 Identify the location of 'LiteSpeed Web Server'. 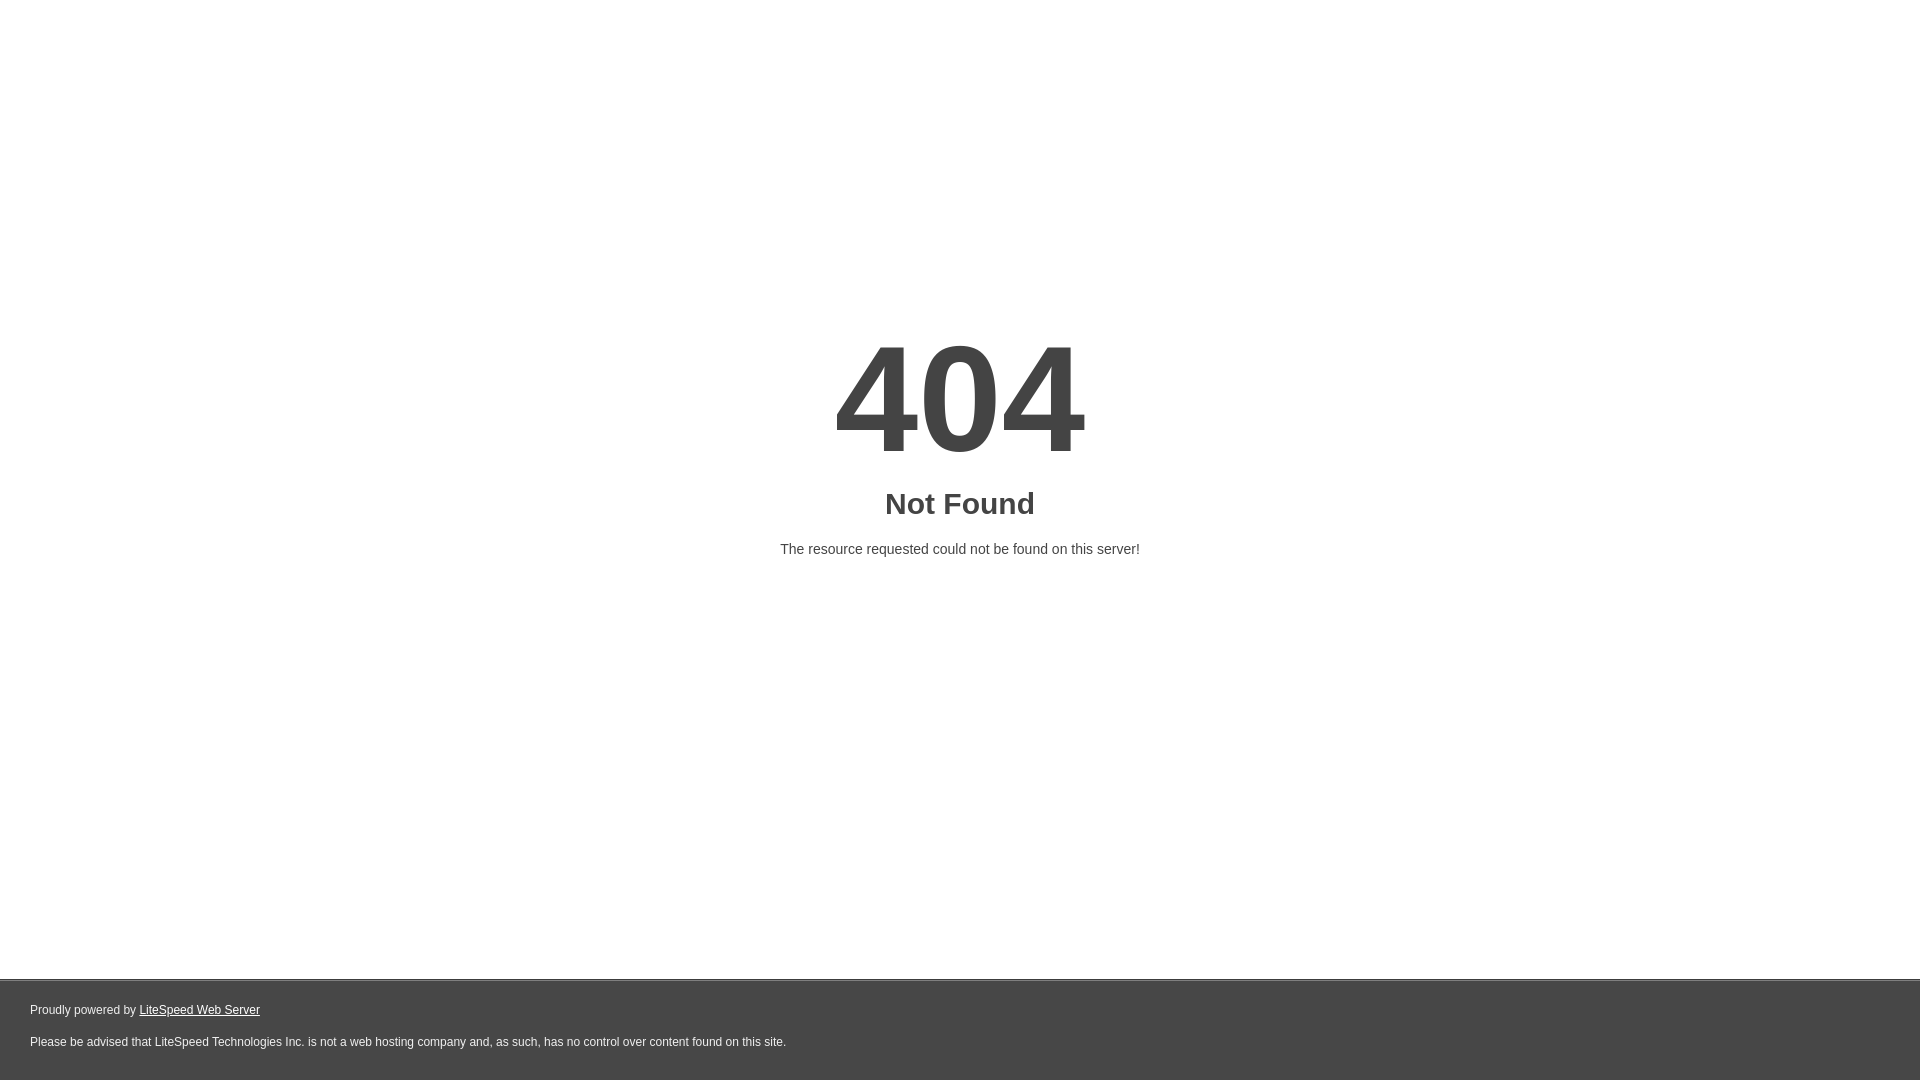
(199, 1010).